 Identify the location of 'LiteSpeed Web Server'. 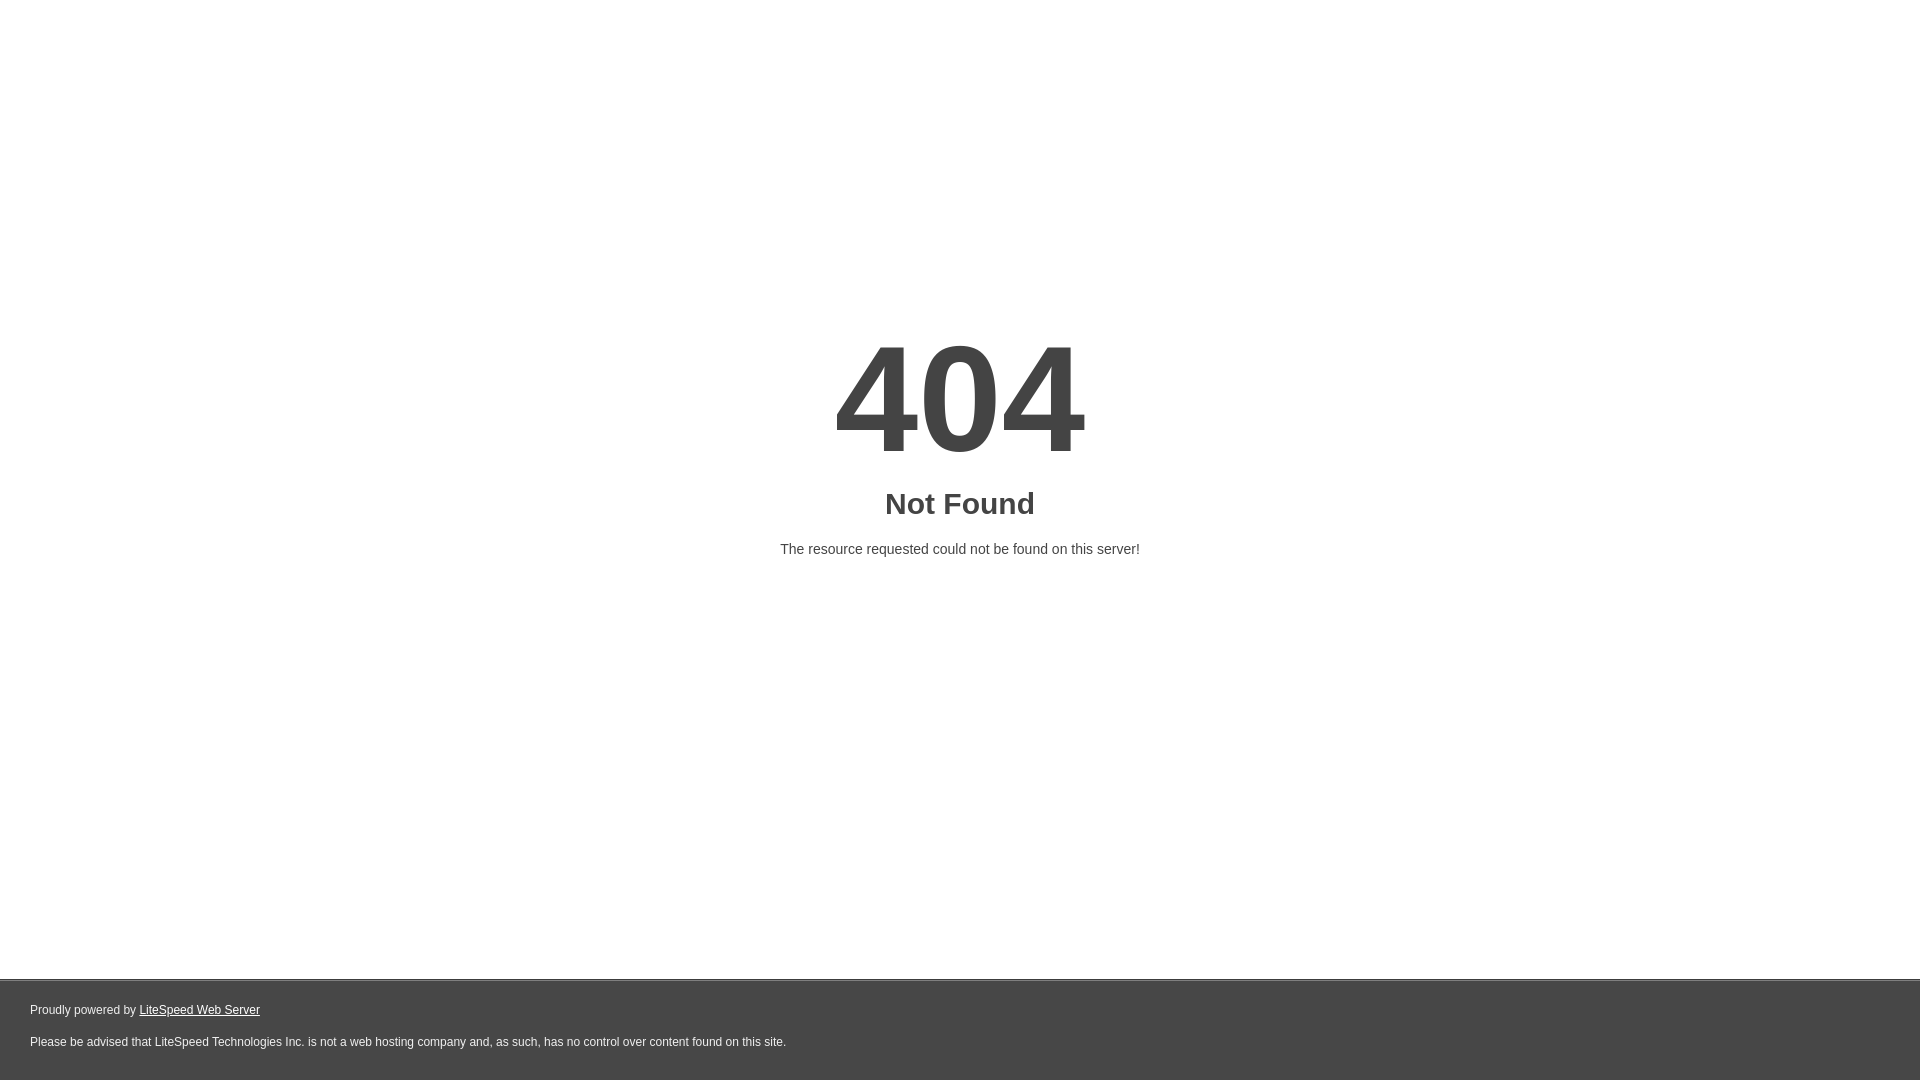
(199, 1010).